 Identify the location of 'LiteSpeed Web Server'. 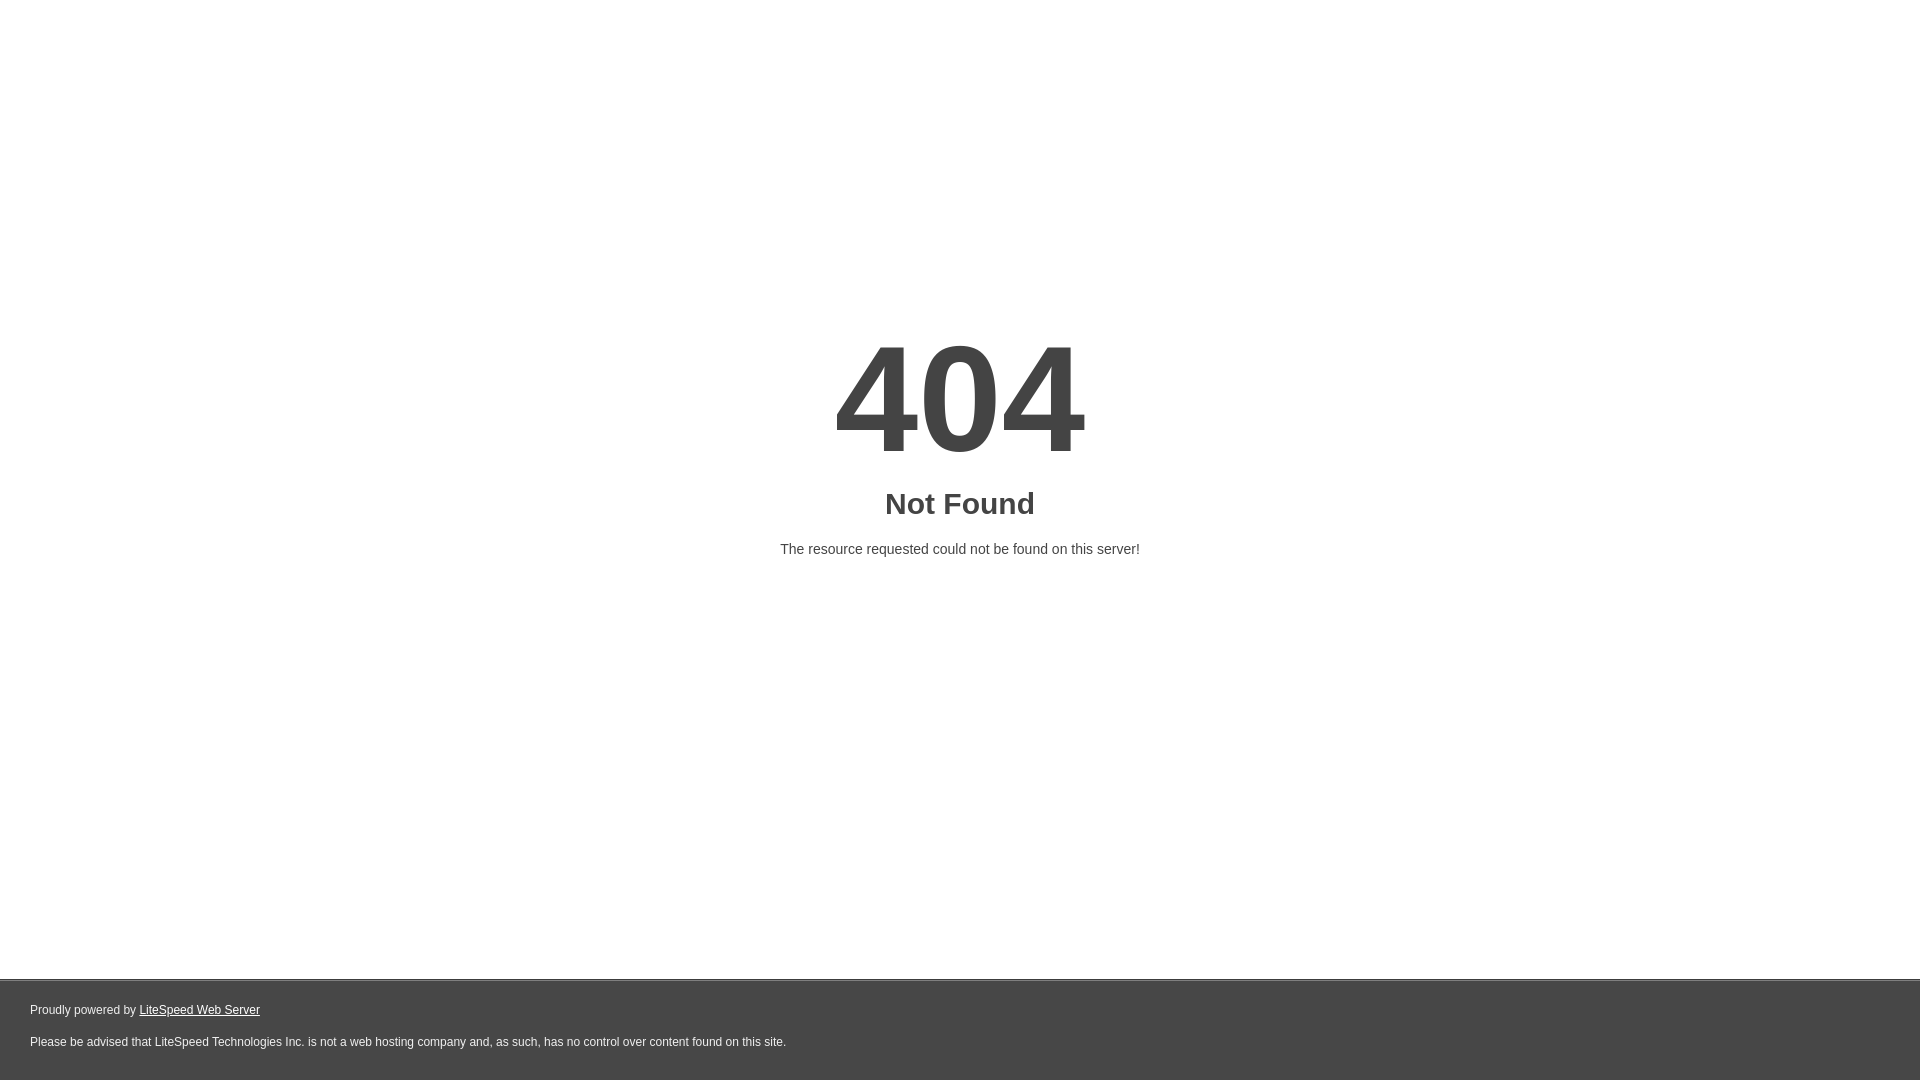
(199, 1010).